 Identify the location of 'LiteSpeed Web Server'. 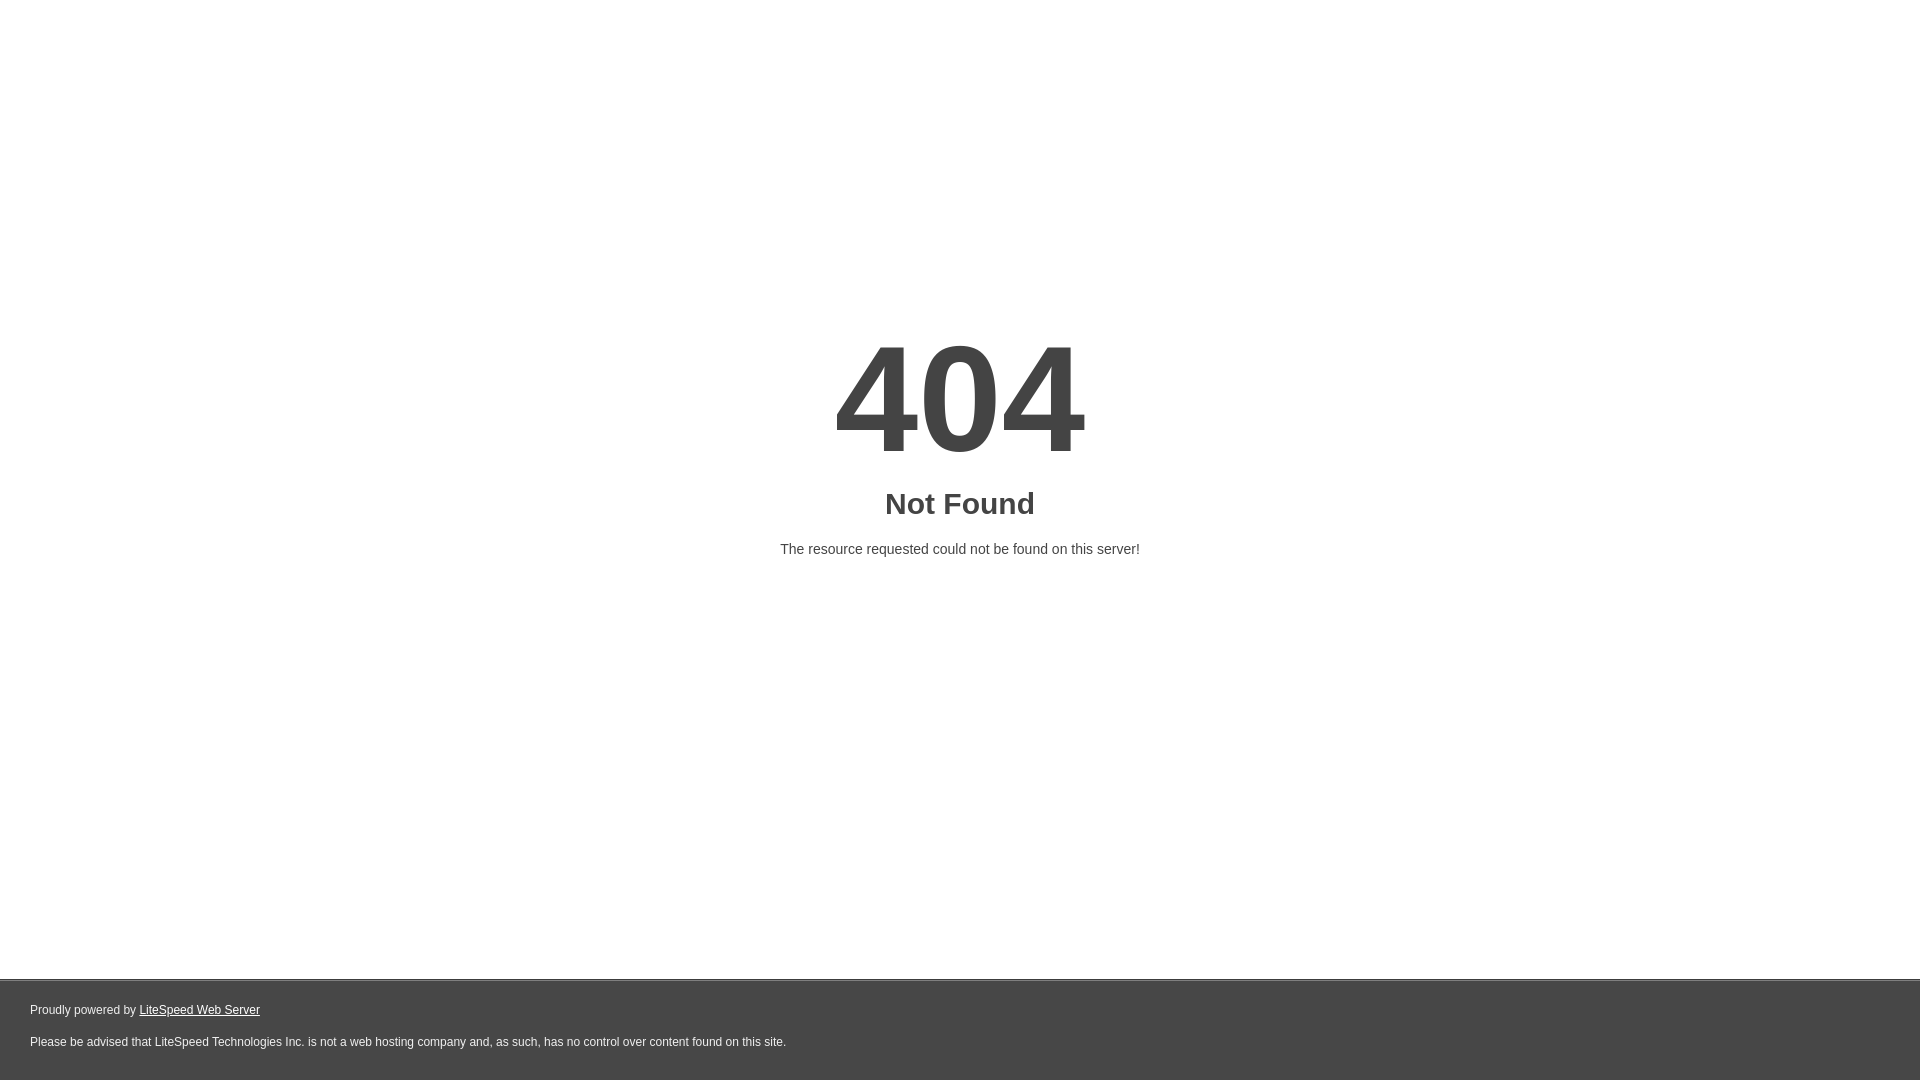
(199, 1010).